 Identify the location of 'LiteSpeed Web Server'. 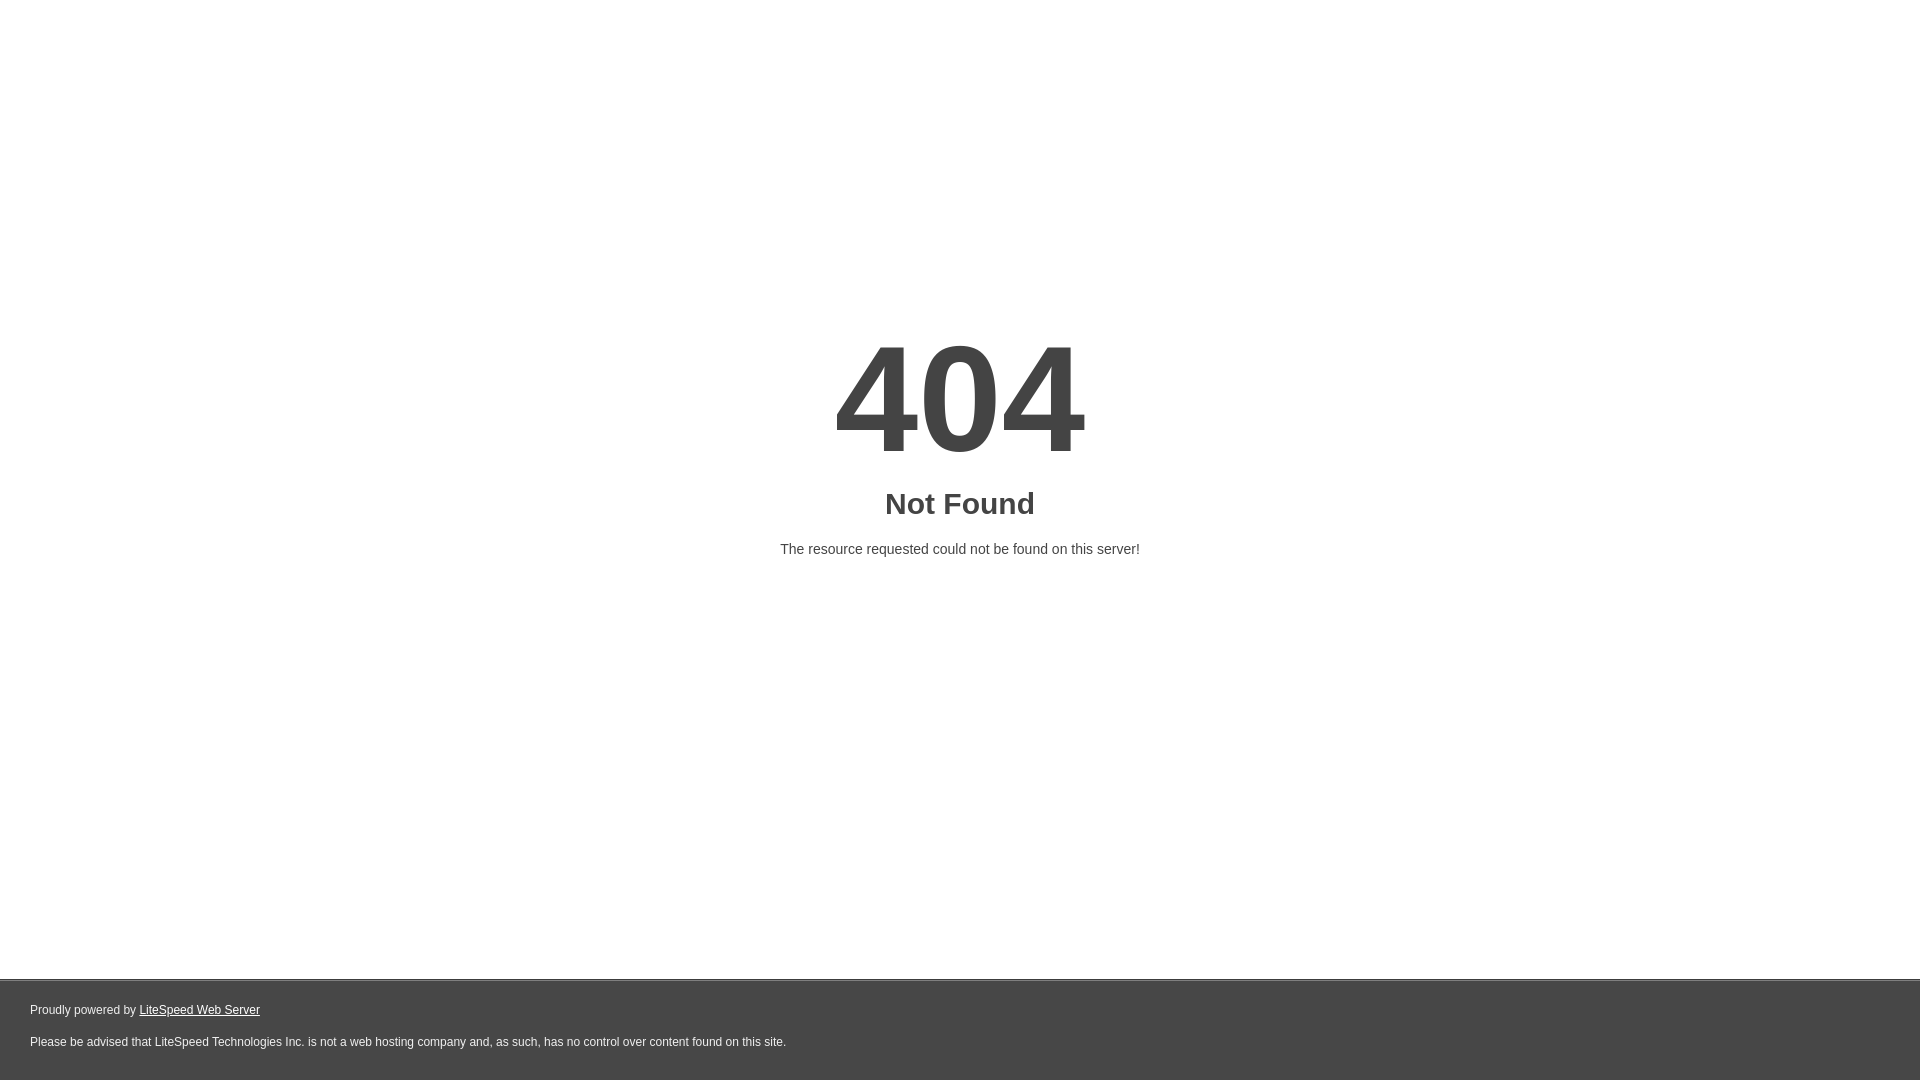
(199, 1010).